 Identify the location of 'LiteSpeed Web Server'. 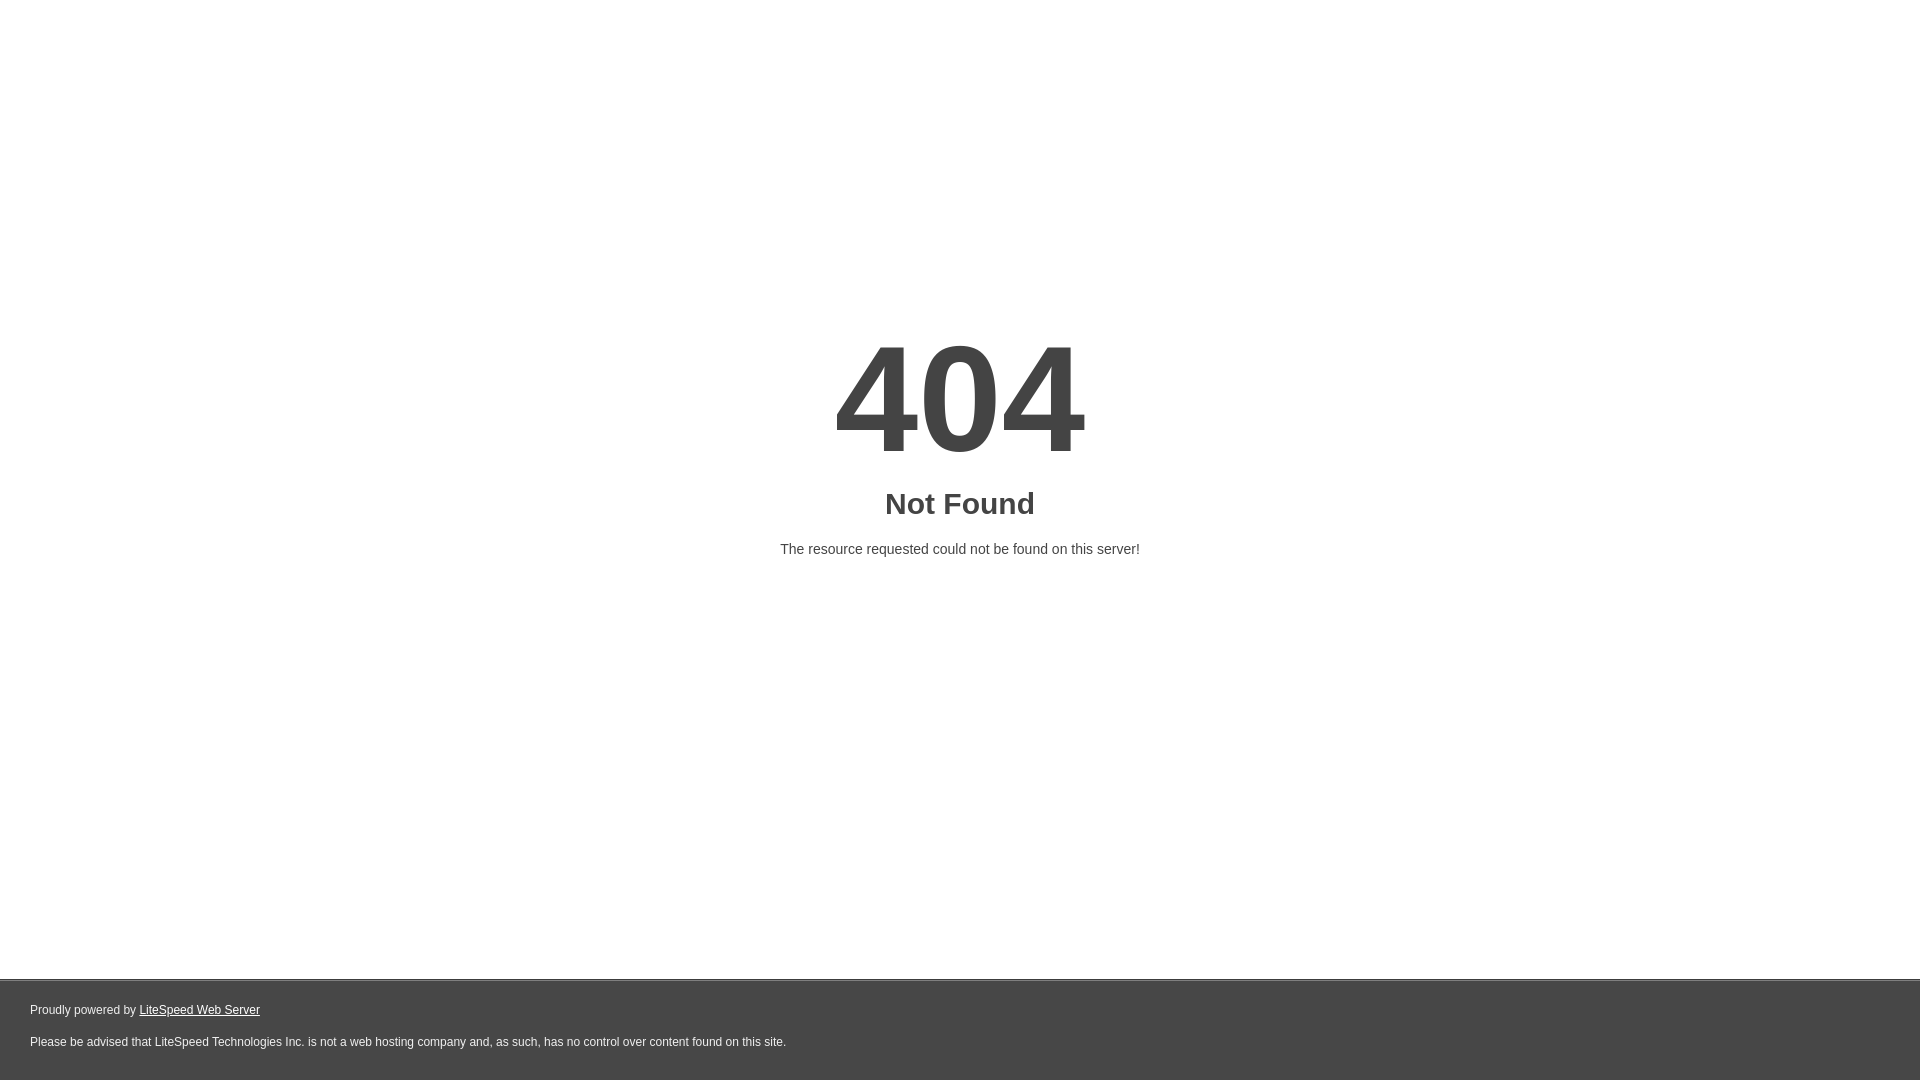
(199, 1010).